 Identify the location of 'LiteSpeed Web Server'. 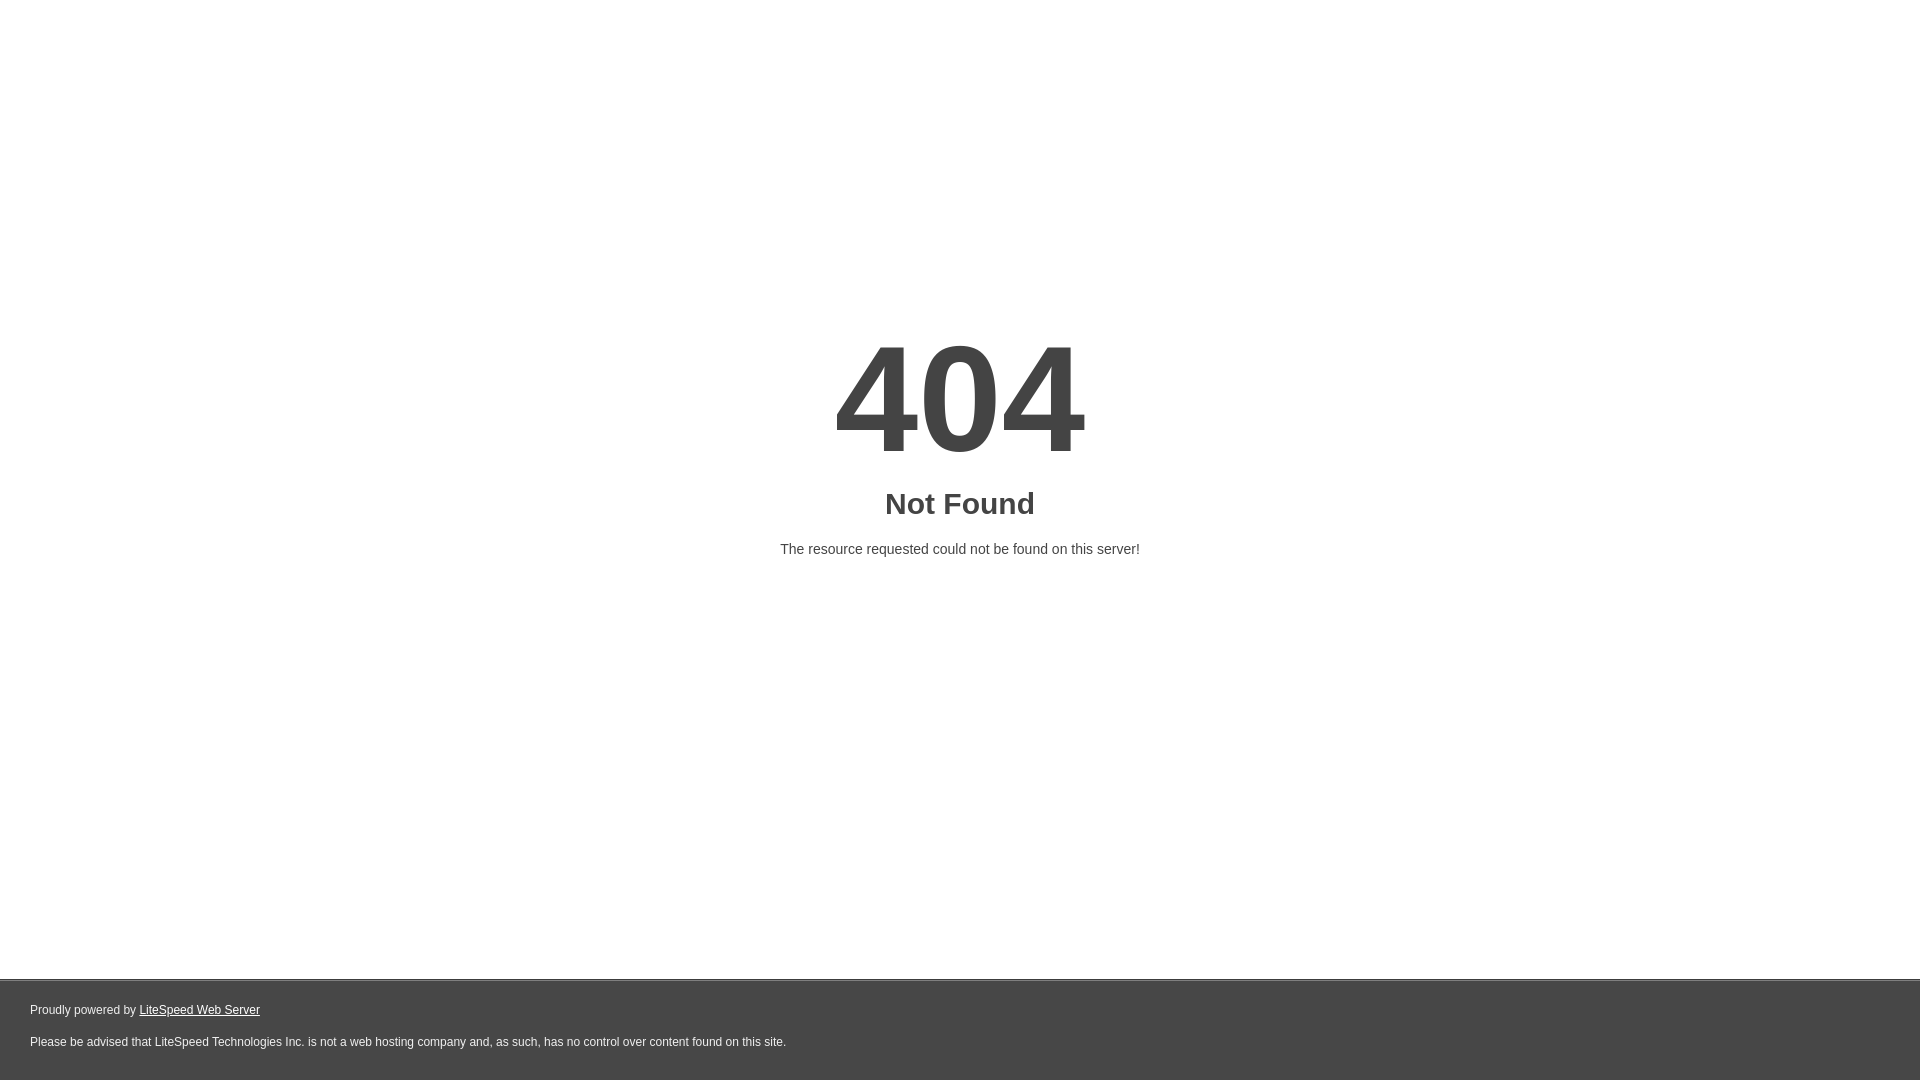
(199, 1010).